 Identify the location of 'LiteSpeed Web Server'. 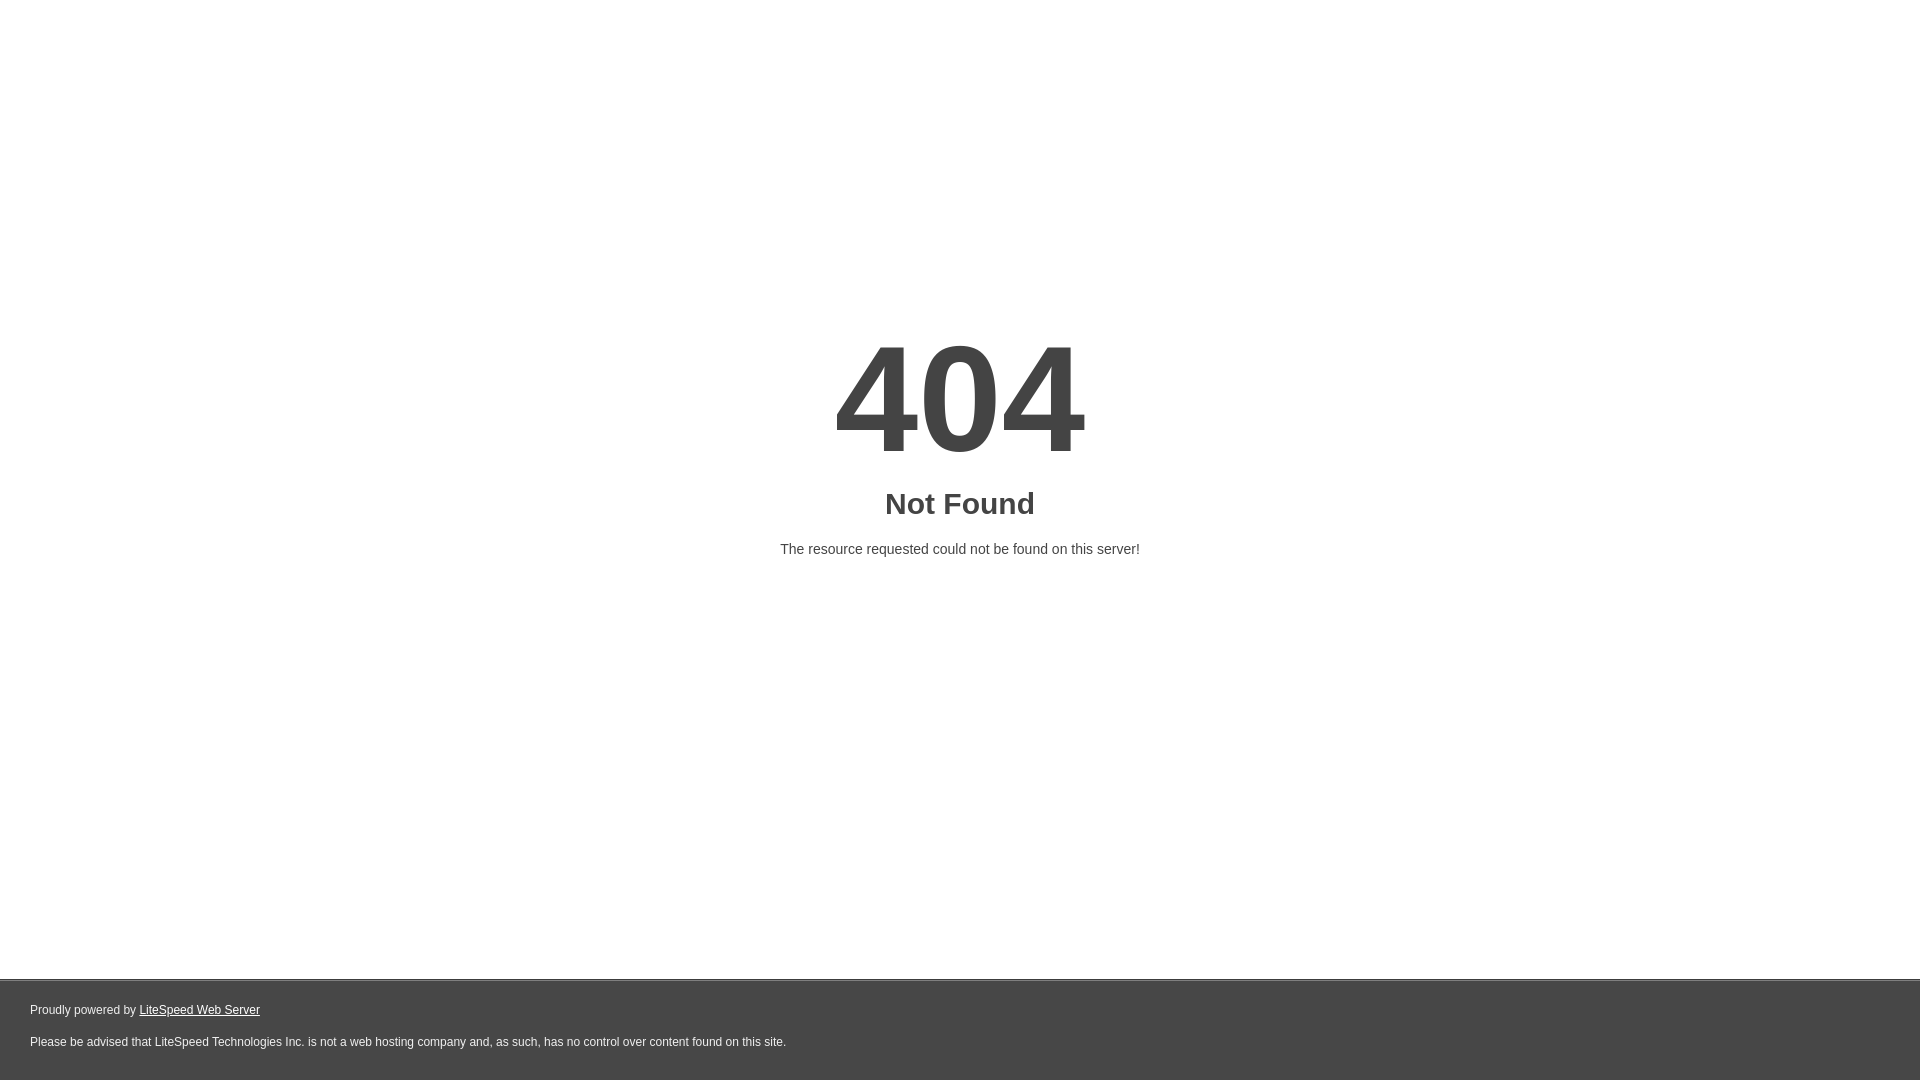
(199, 1010).